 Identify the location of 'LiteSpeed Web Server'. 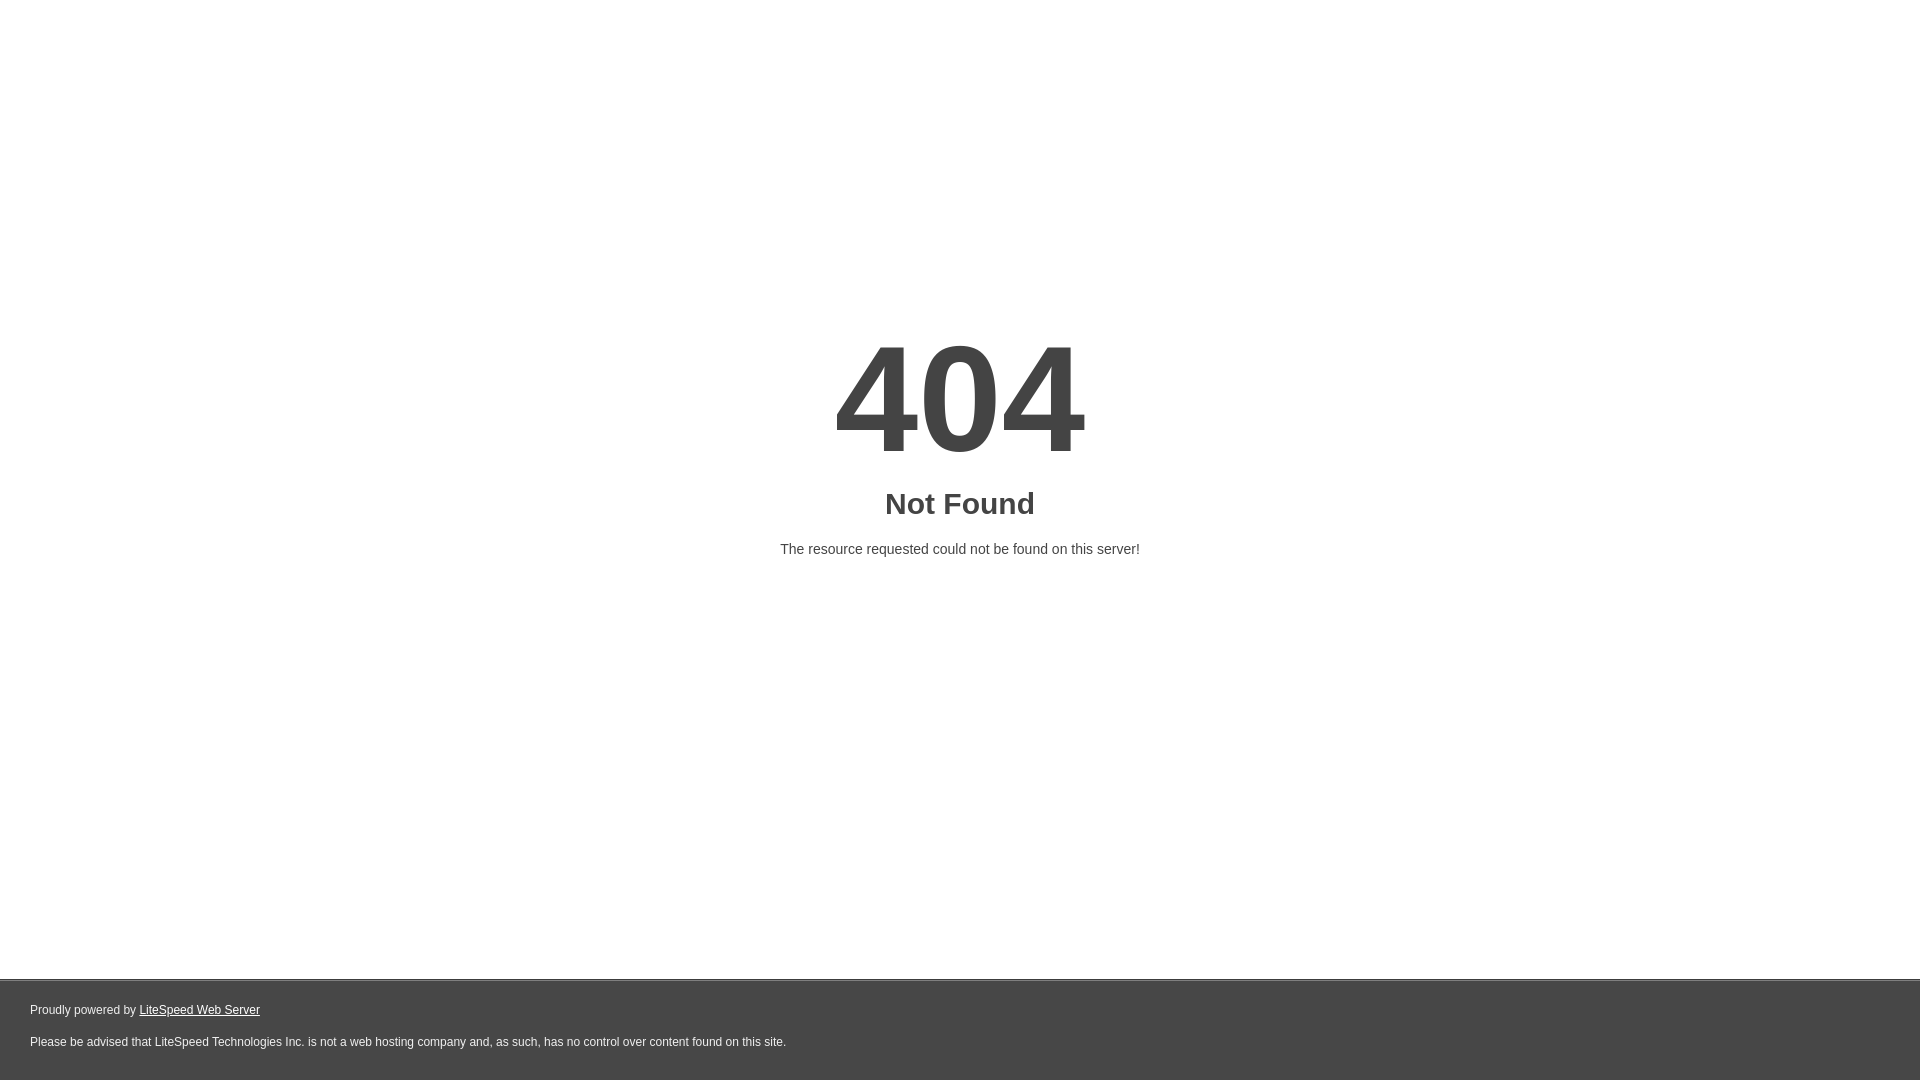
(199, 1010).